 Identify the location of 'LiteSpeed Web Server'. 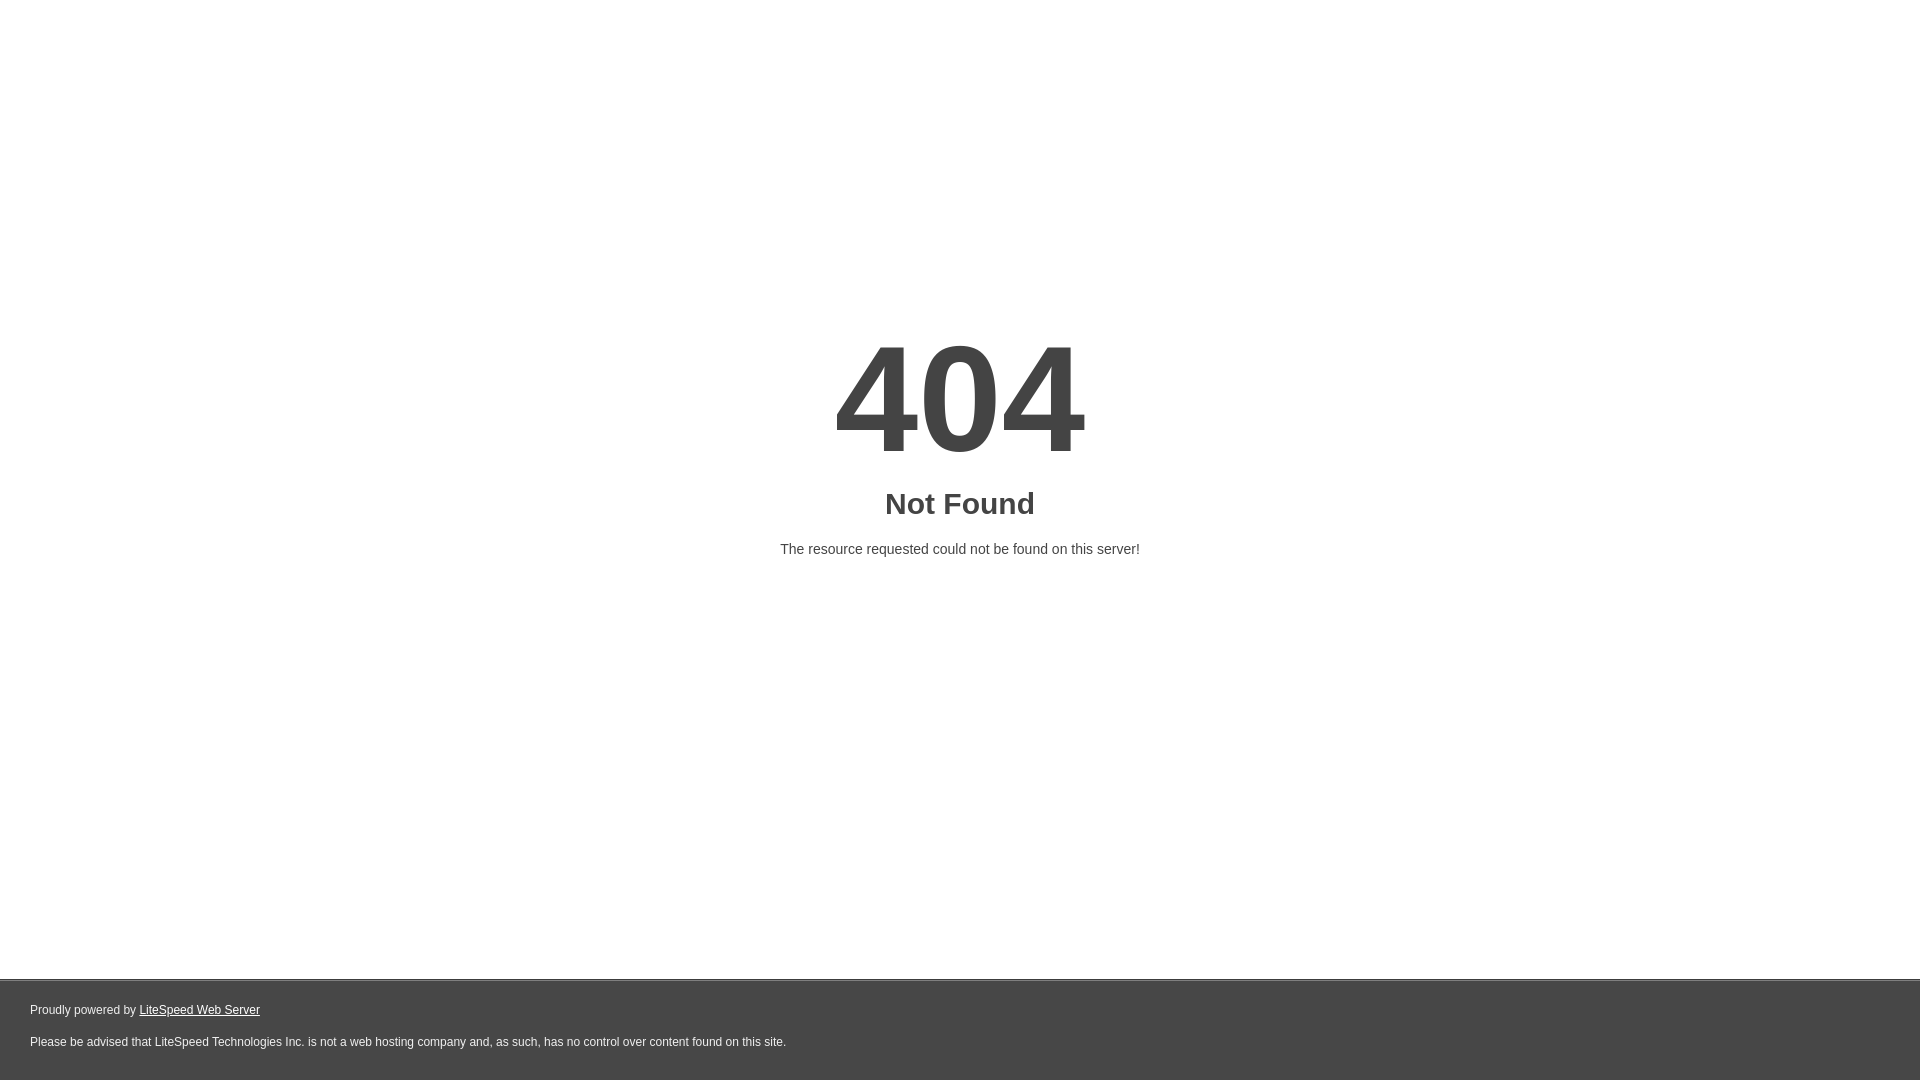
(199, 1010).